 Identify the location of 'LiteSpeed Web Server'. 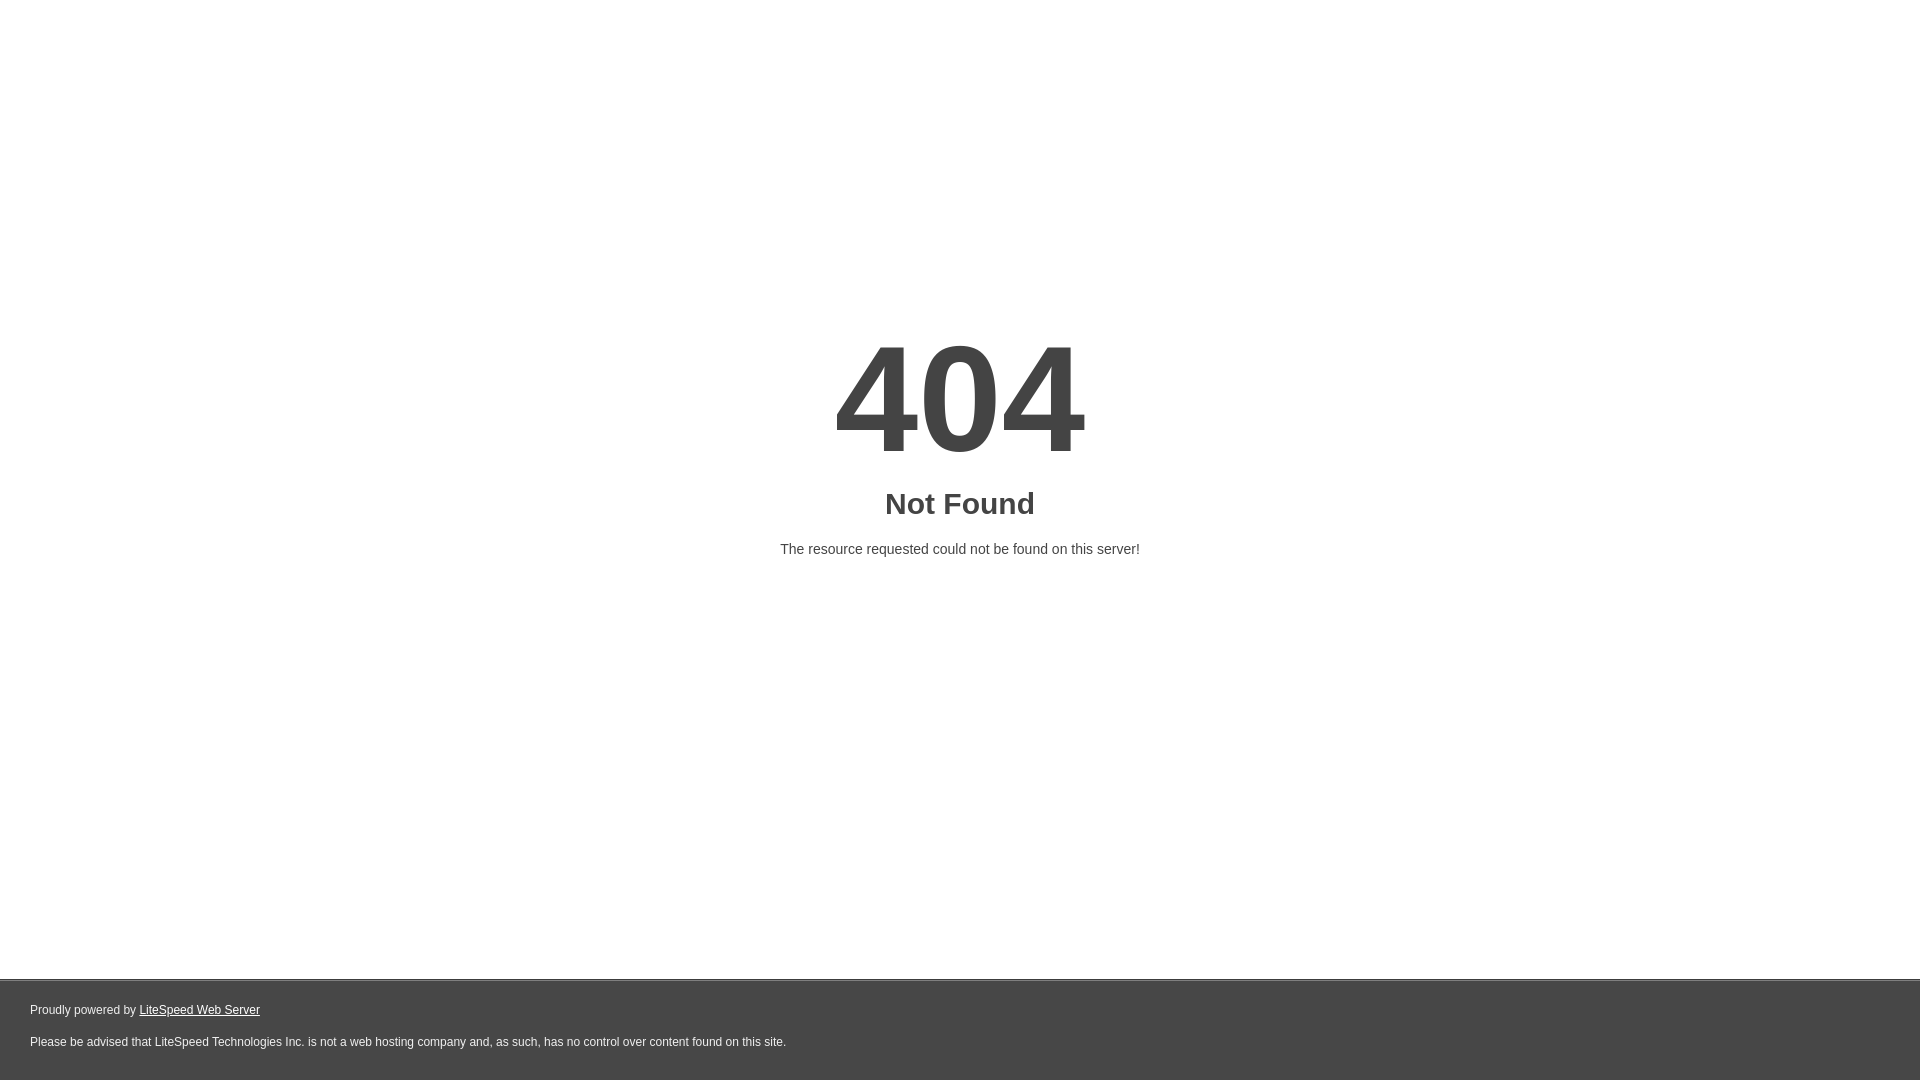
(199, 1010).